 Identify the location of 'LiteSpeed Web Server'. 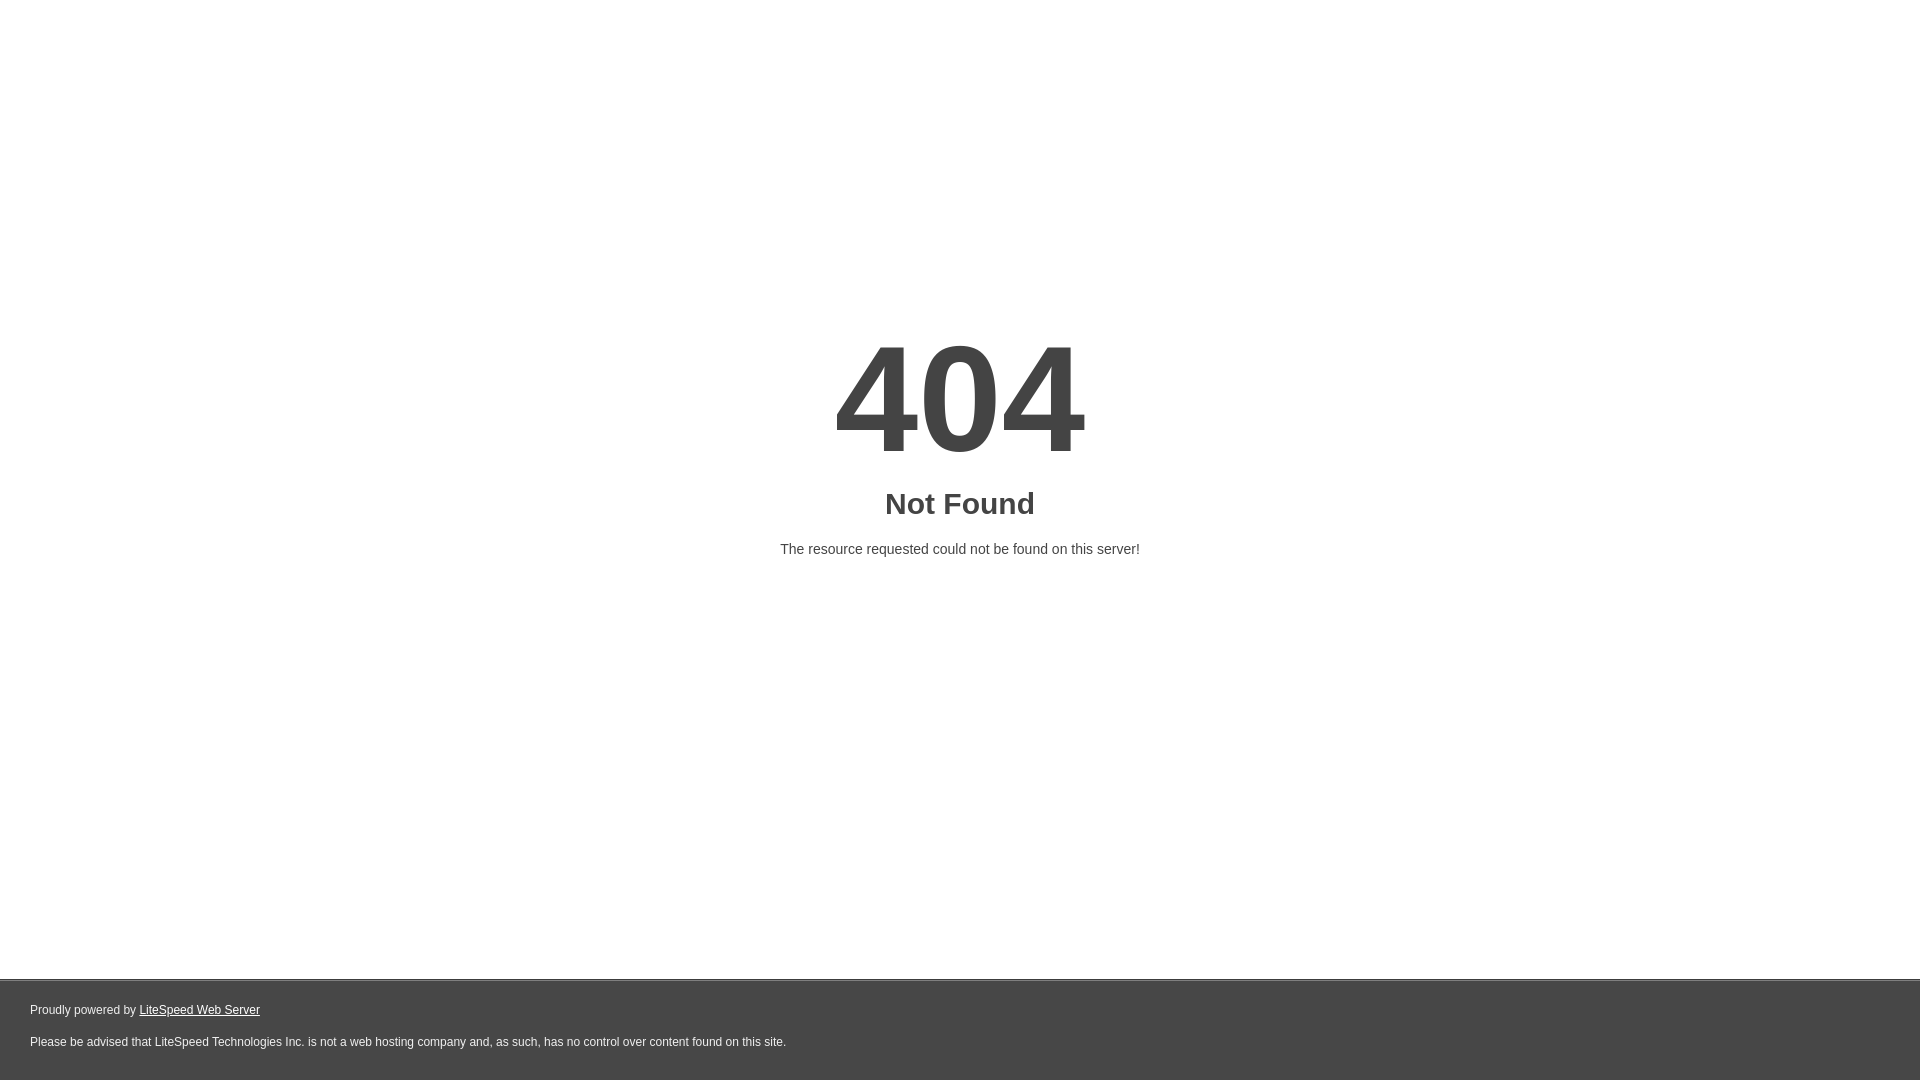
(199, 1010).